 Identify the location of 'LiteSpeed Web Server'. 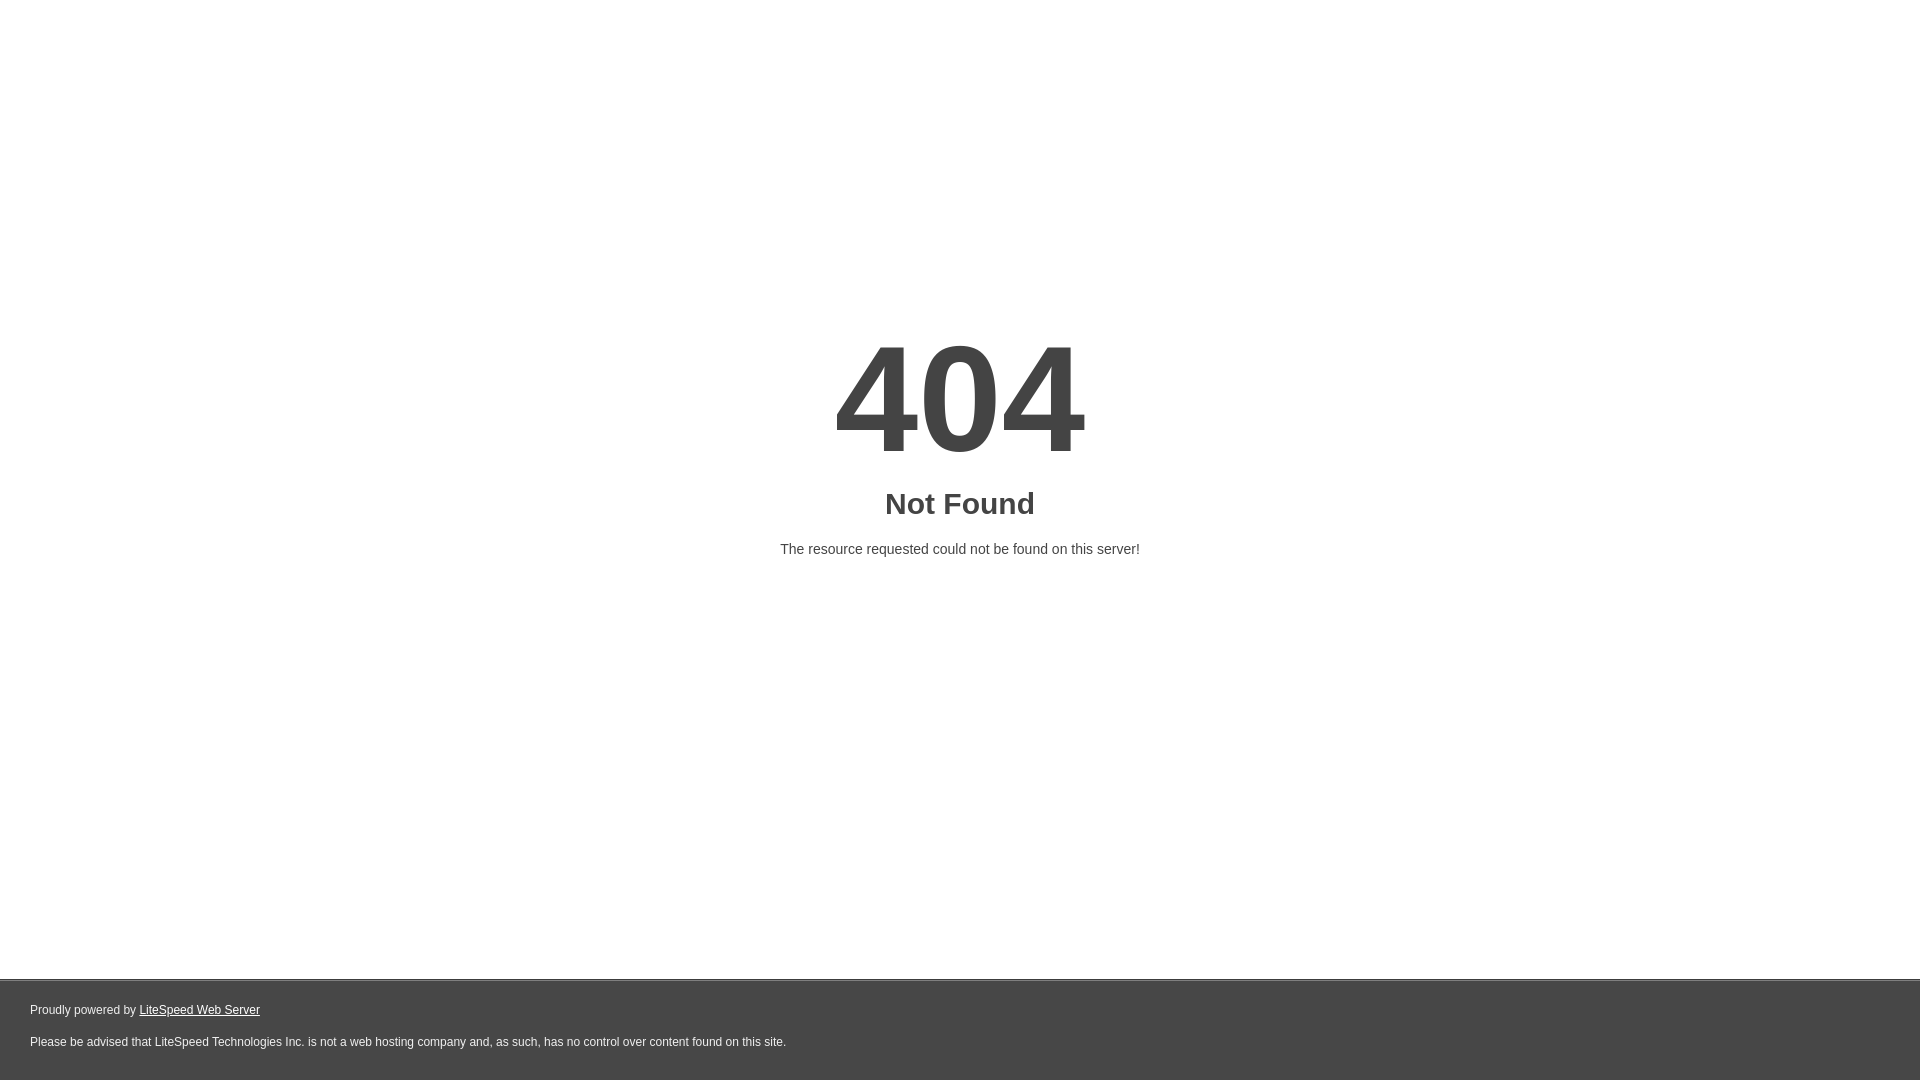
(199, 1010).